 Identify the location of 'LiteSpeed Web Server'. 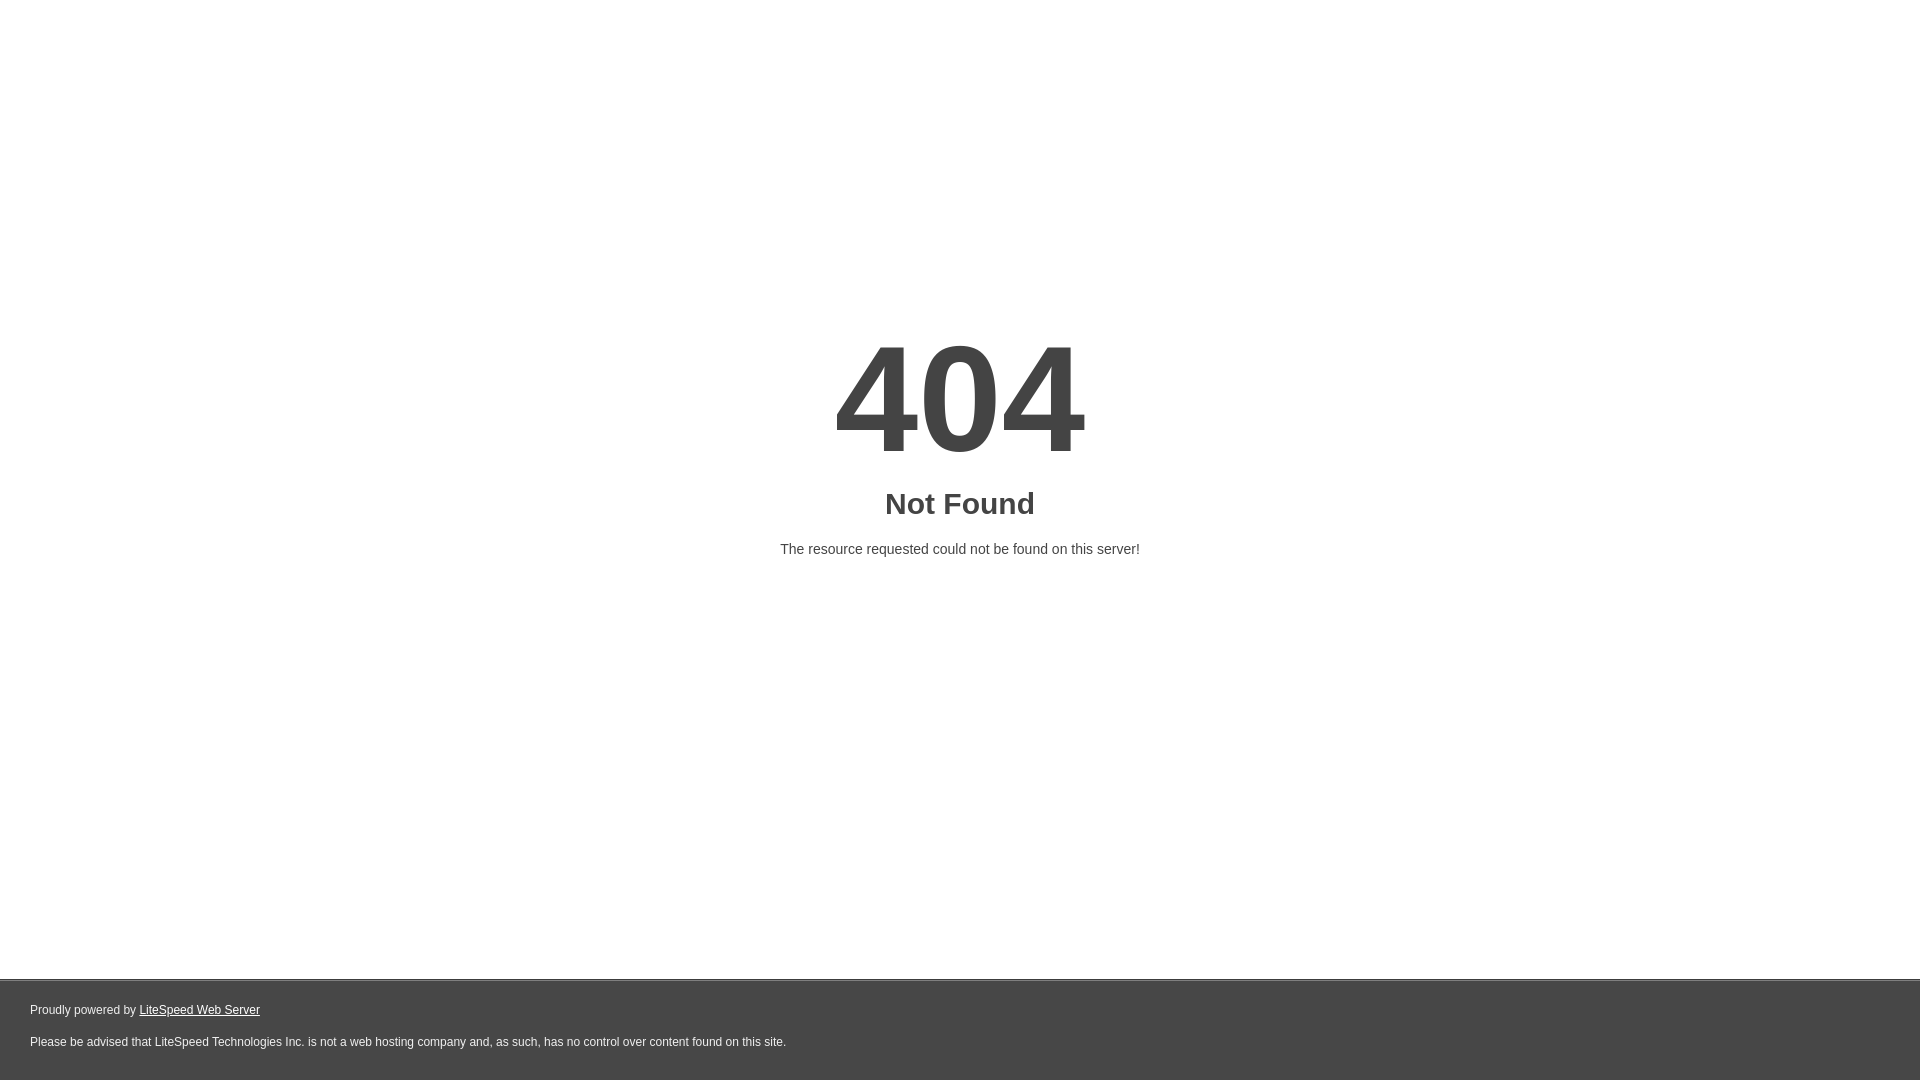
(199, 1010).